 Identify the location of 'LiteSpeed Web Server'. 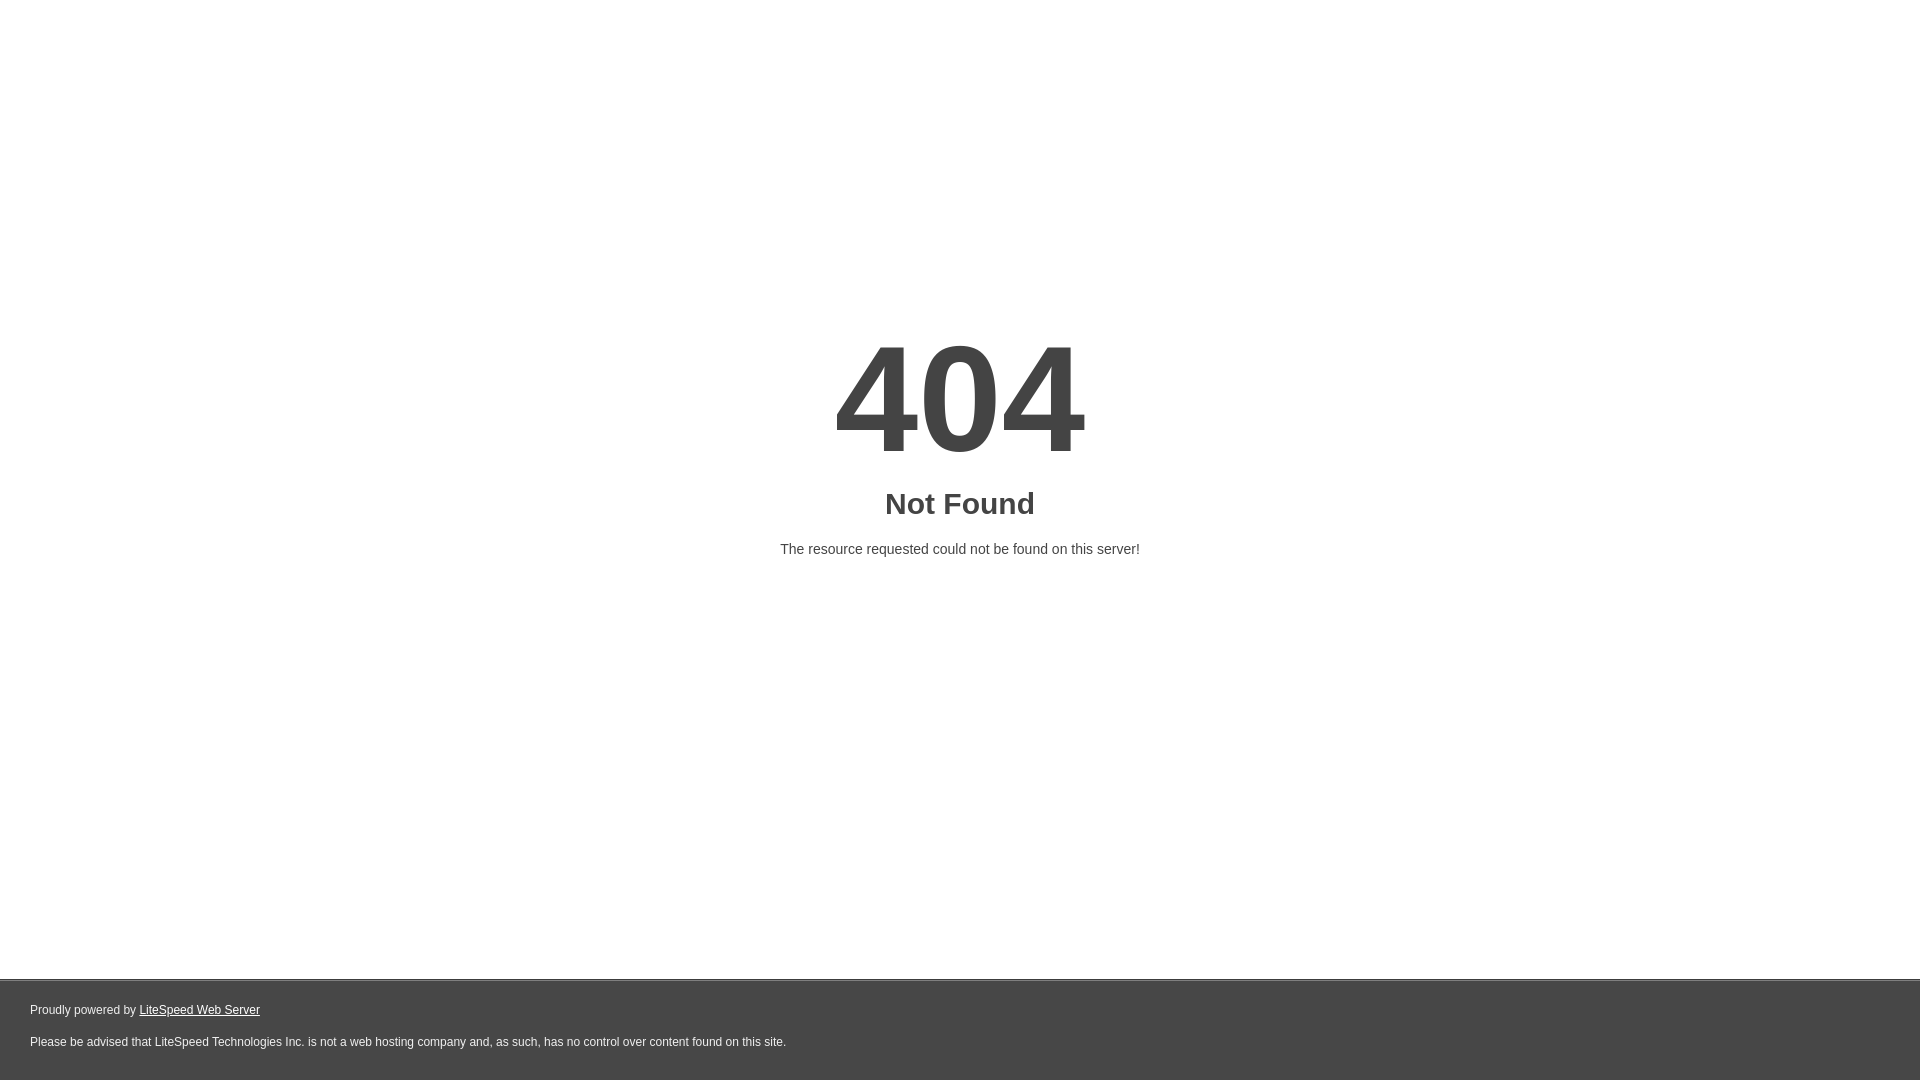
(199, 1010).